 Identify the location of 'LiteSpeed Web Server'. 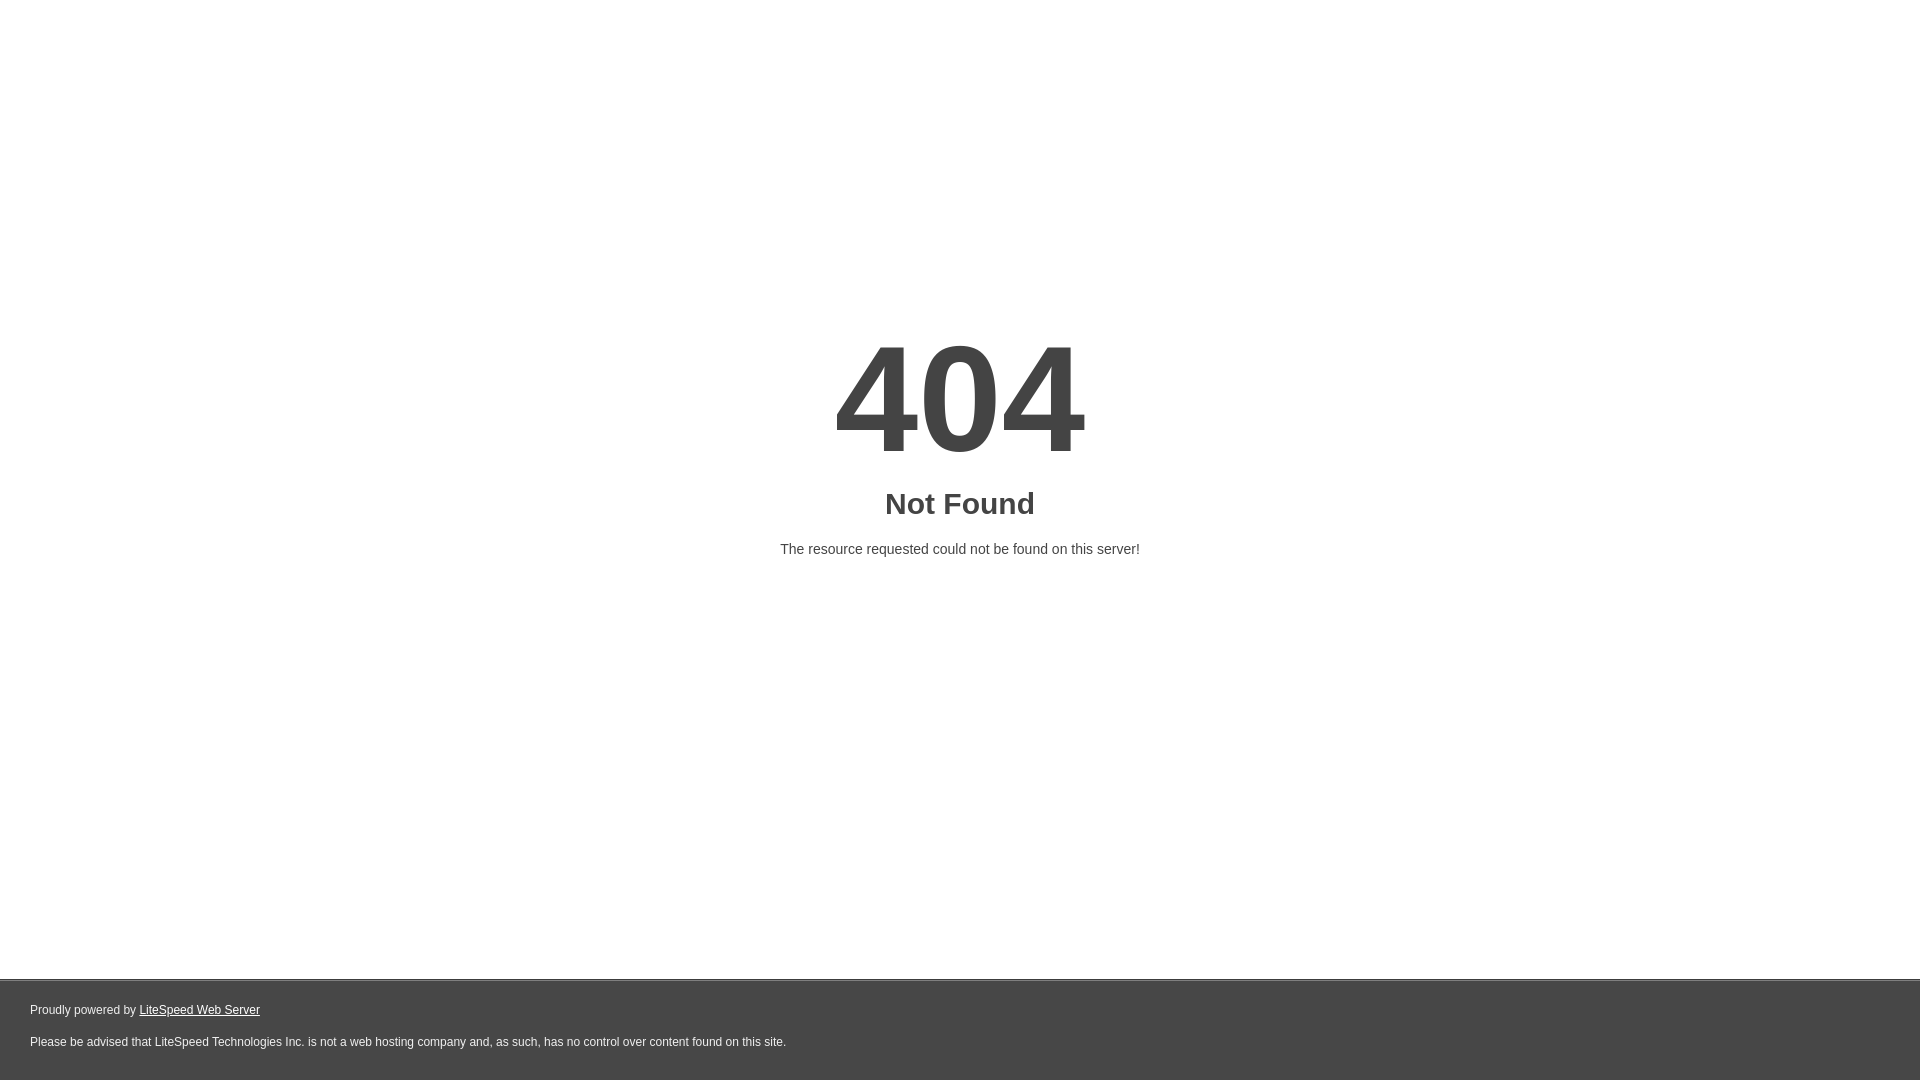
(199, 1010).